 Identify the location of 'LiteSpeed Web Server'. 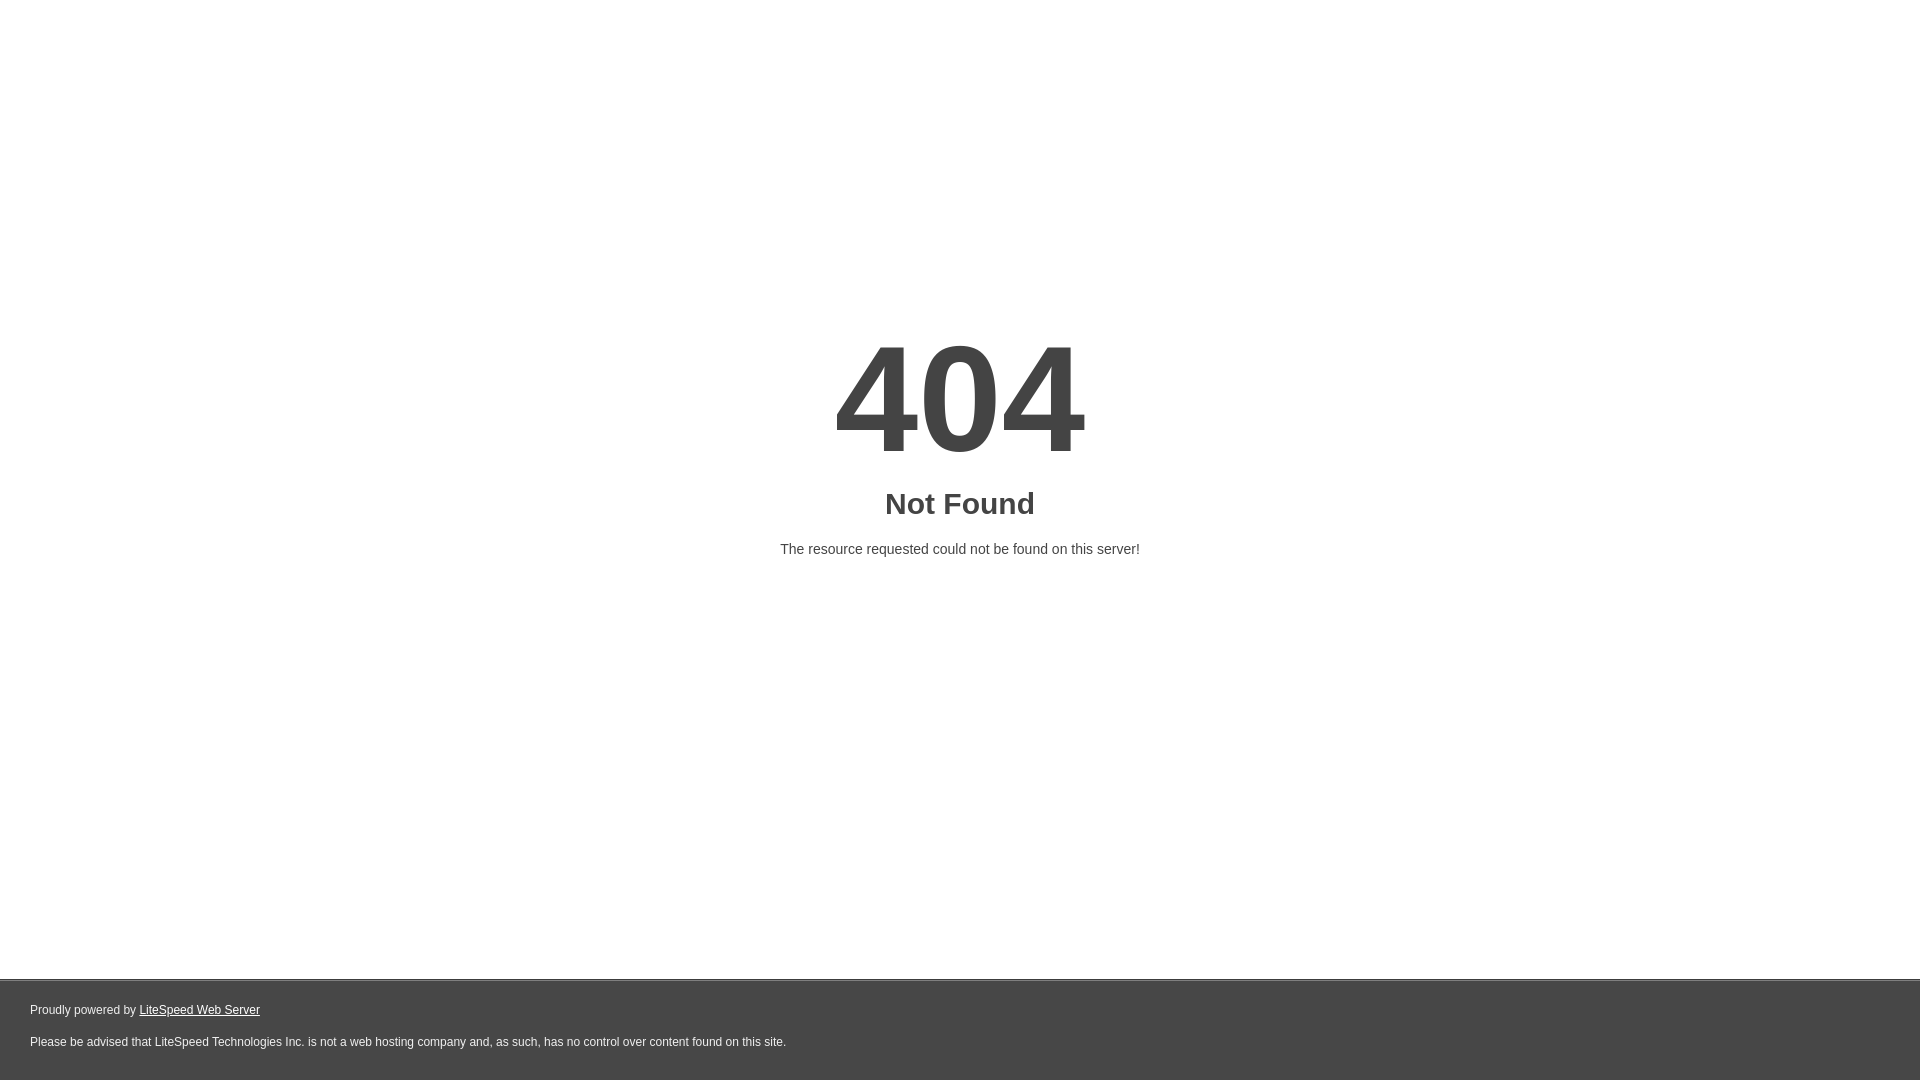
(199, 1010).